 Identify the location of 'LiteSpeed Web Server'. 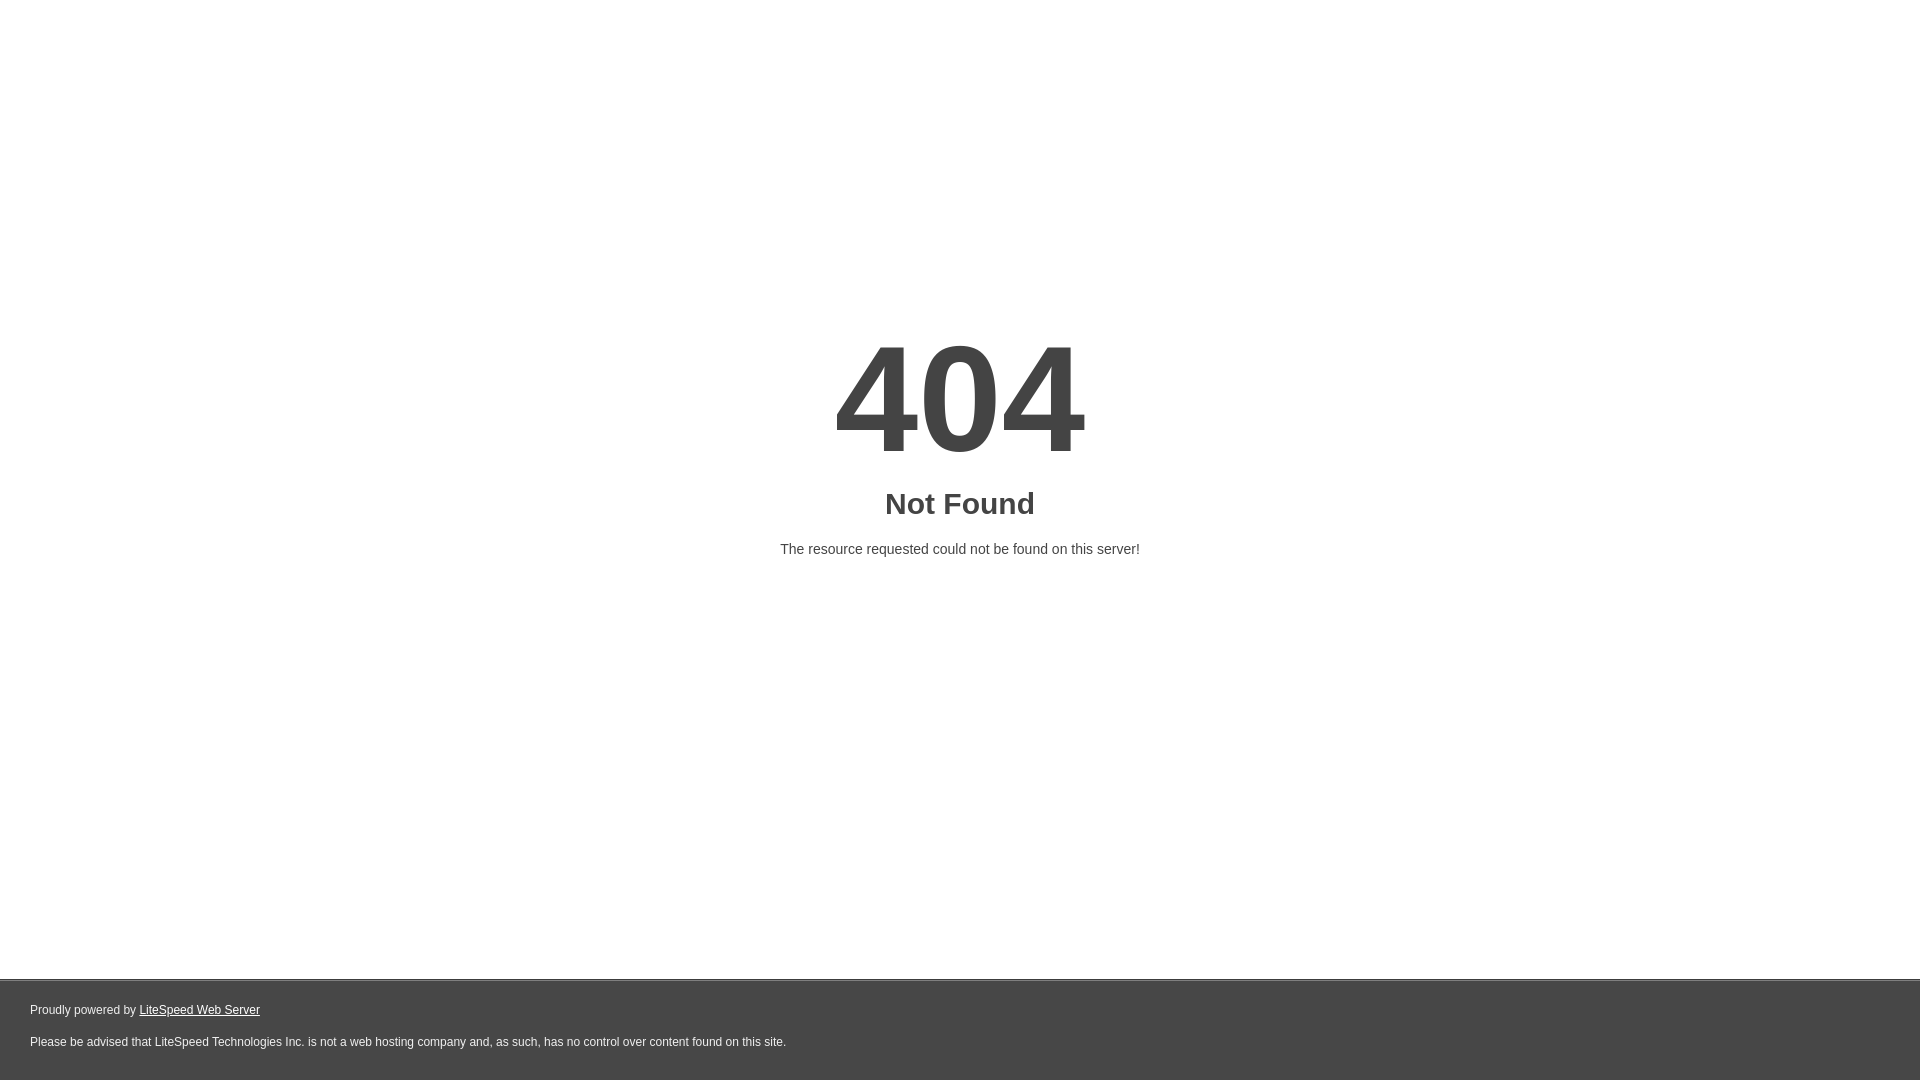
(199, 1010).